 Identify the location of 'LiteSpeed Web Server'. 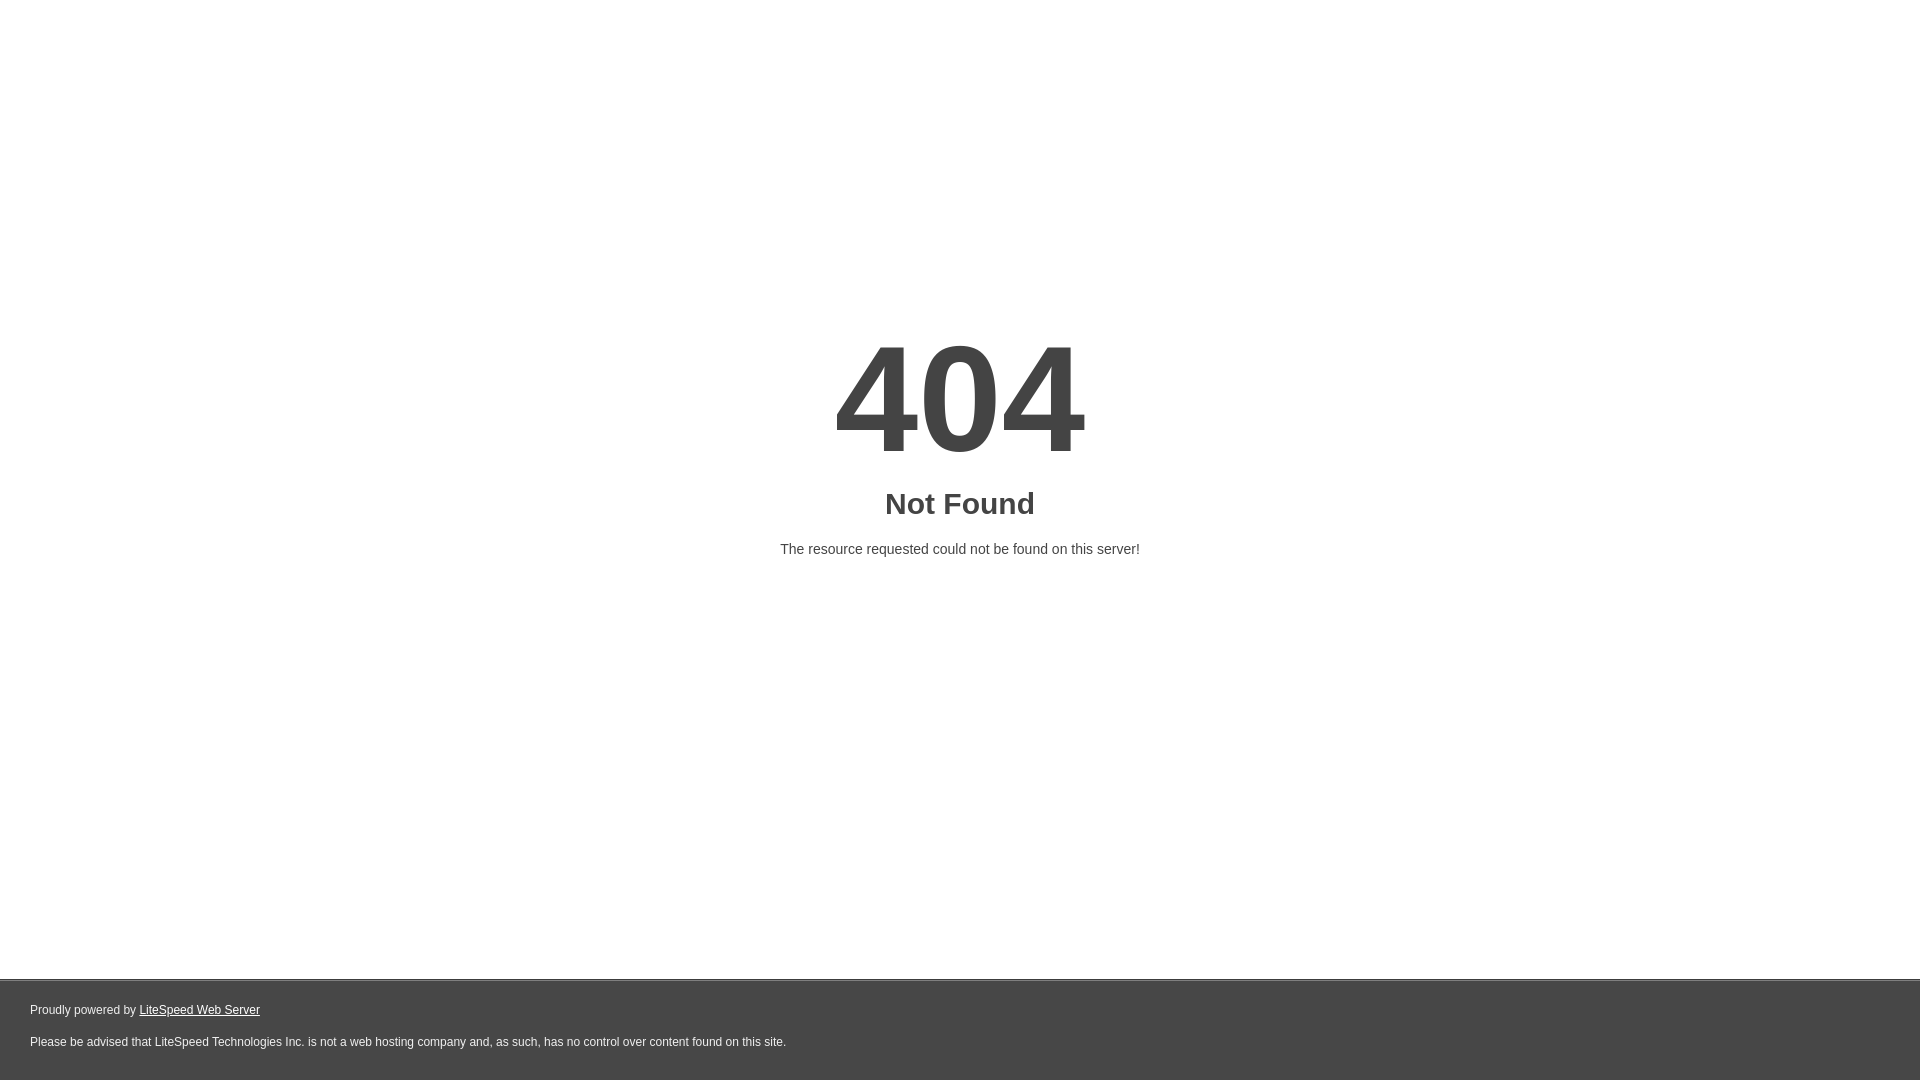
(199, 1010).